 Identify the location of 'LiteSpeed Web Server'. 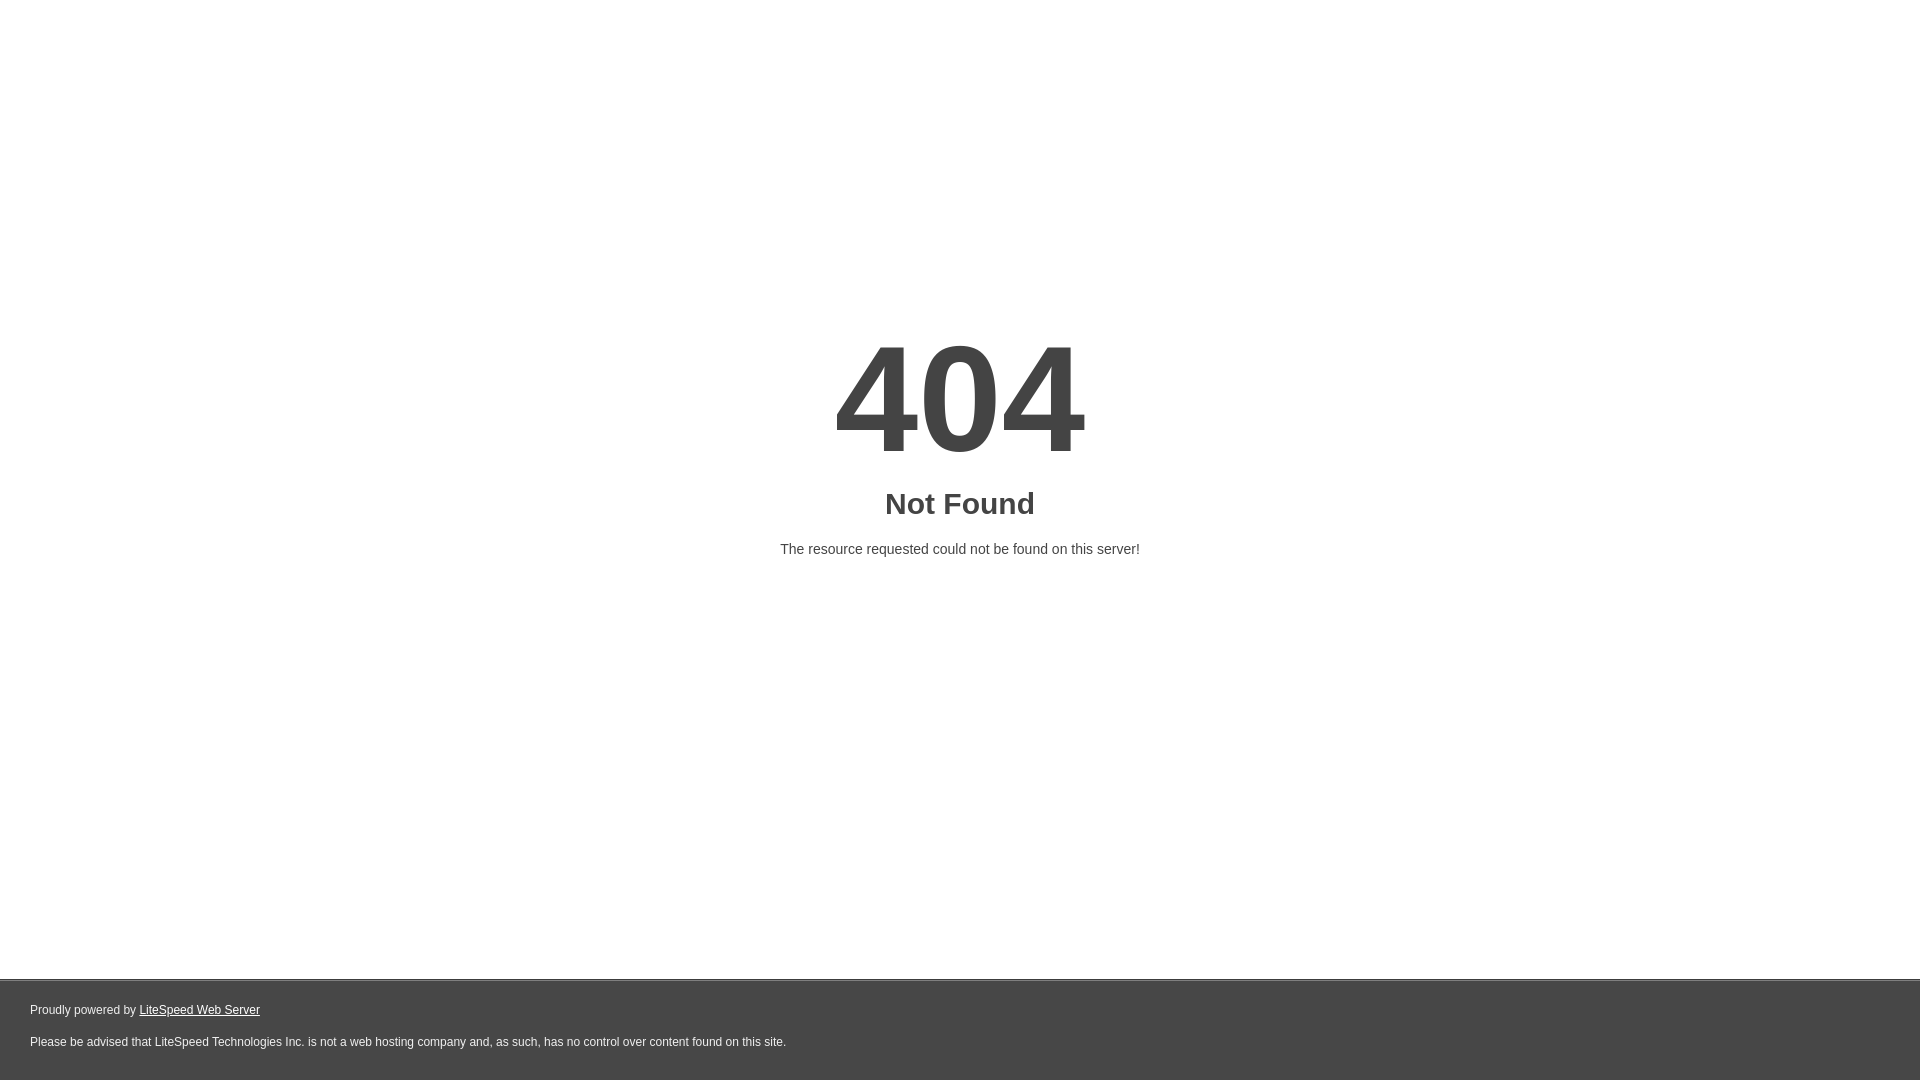
(199, 1010).